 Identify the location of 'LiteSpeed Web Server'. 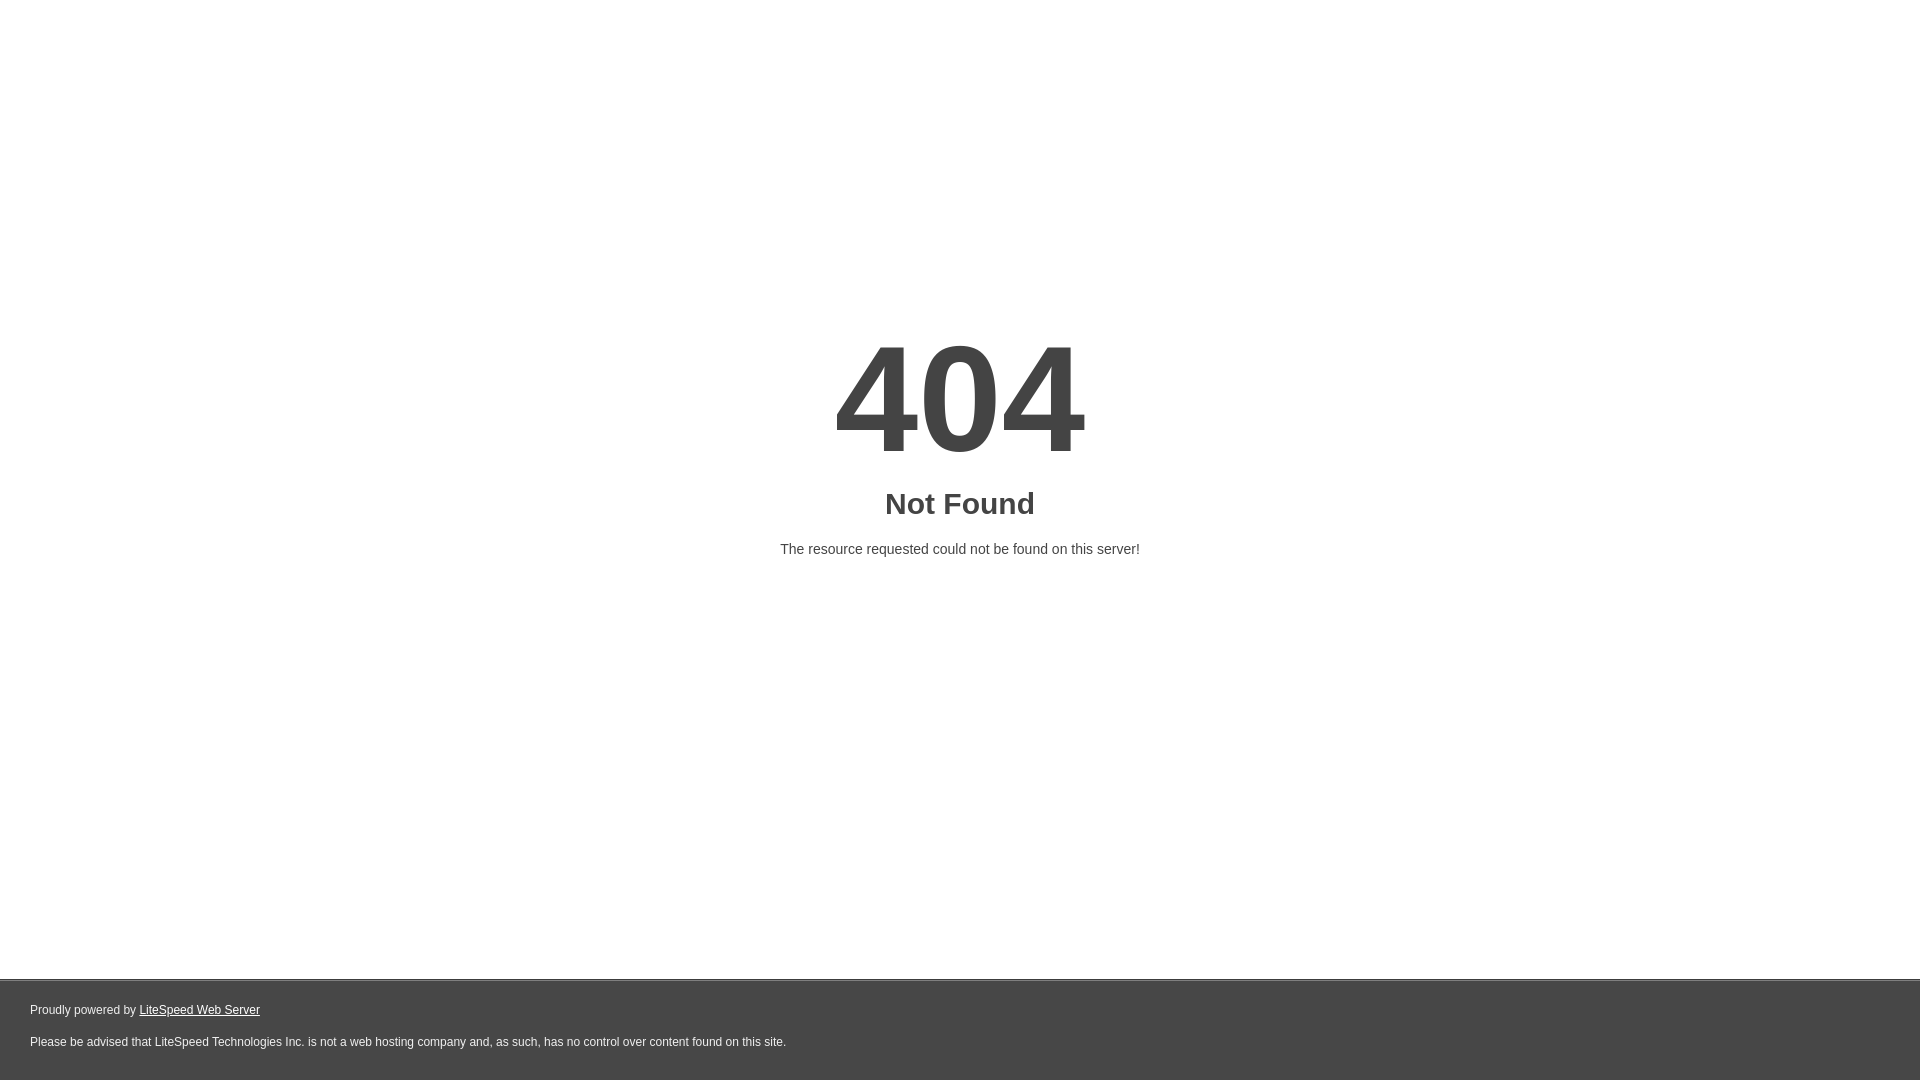
(199, 1010).